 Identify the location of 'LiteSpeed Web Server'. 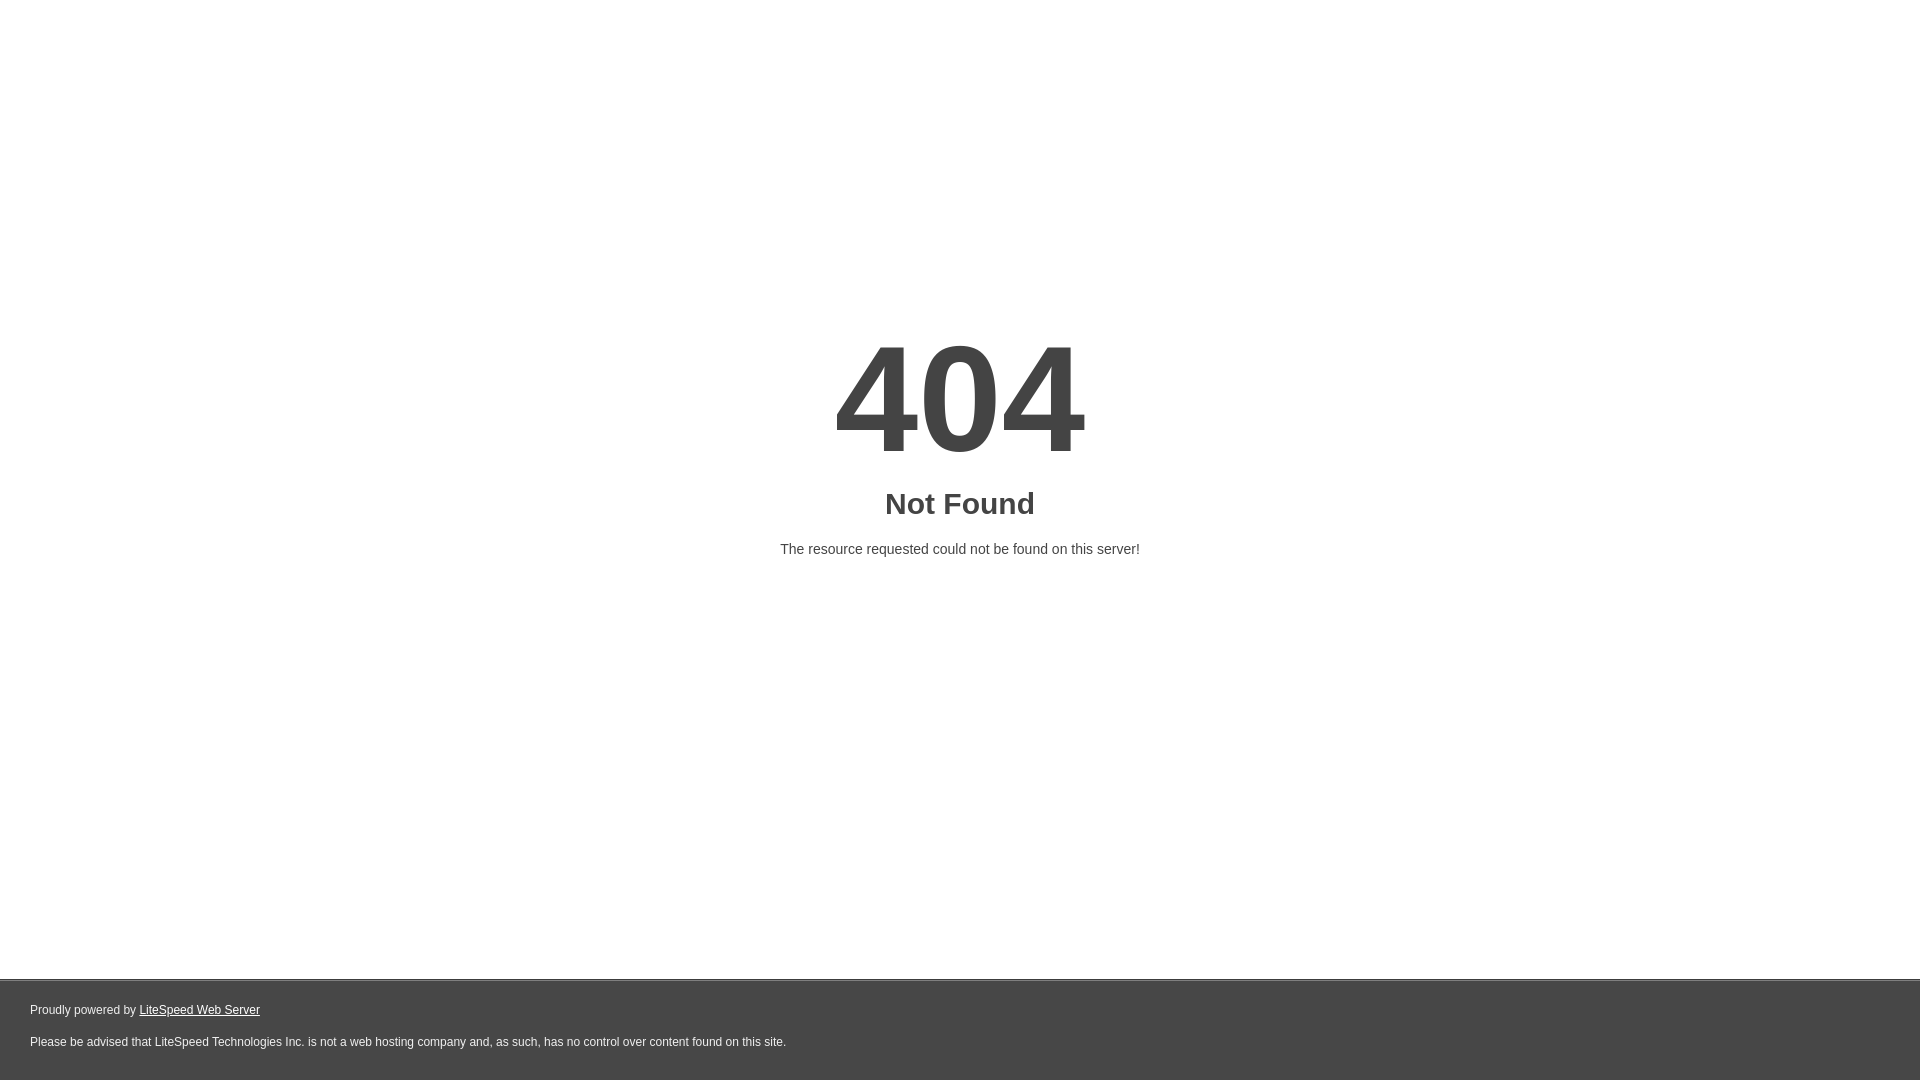
(199, 1010).